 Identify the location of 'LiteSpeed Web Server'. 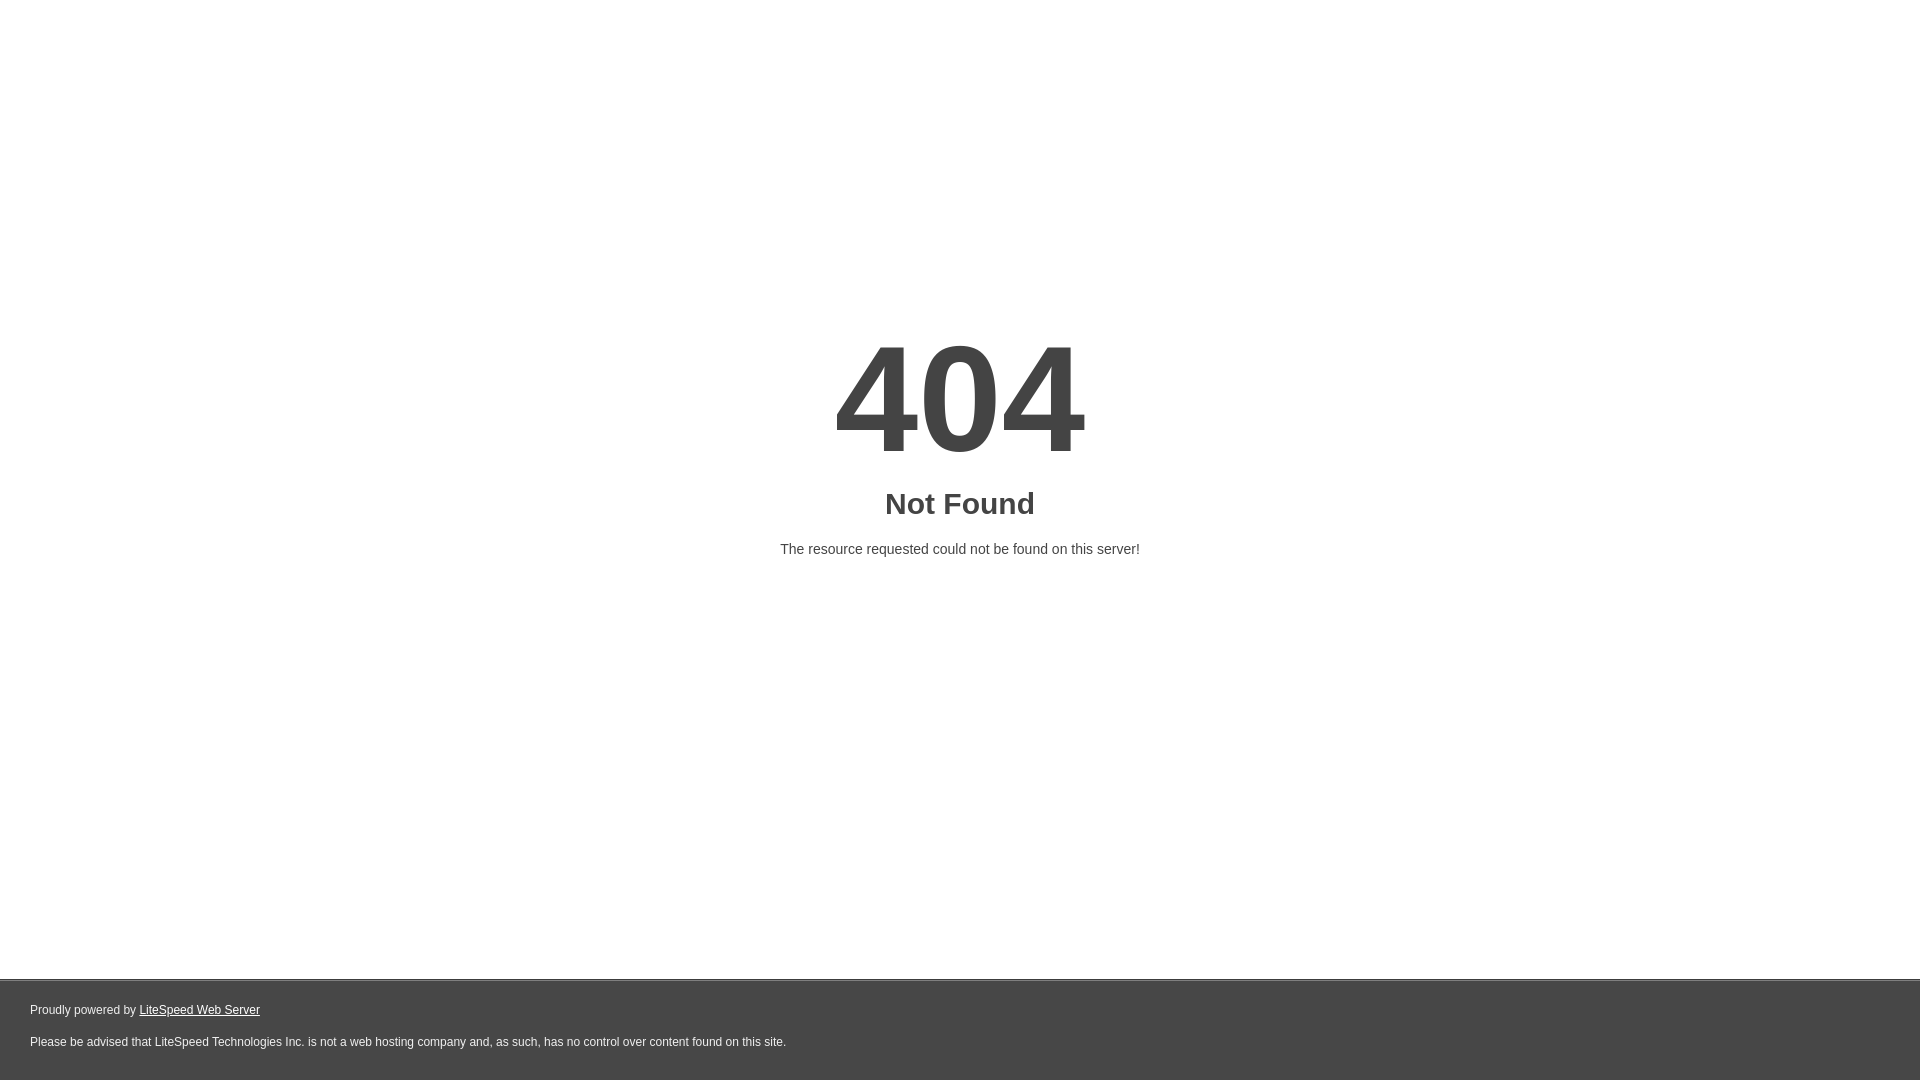
(199, 1010).